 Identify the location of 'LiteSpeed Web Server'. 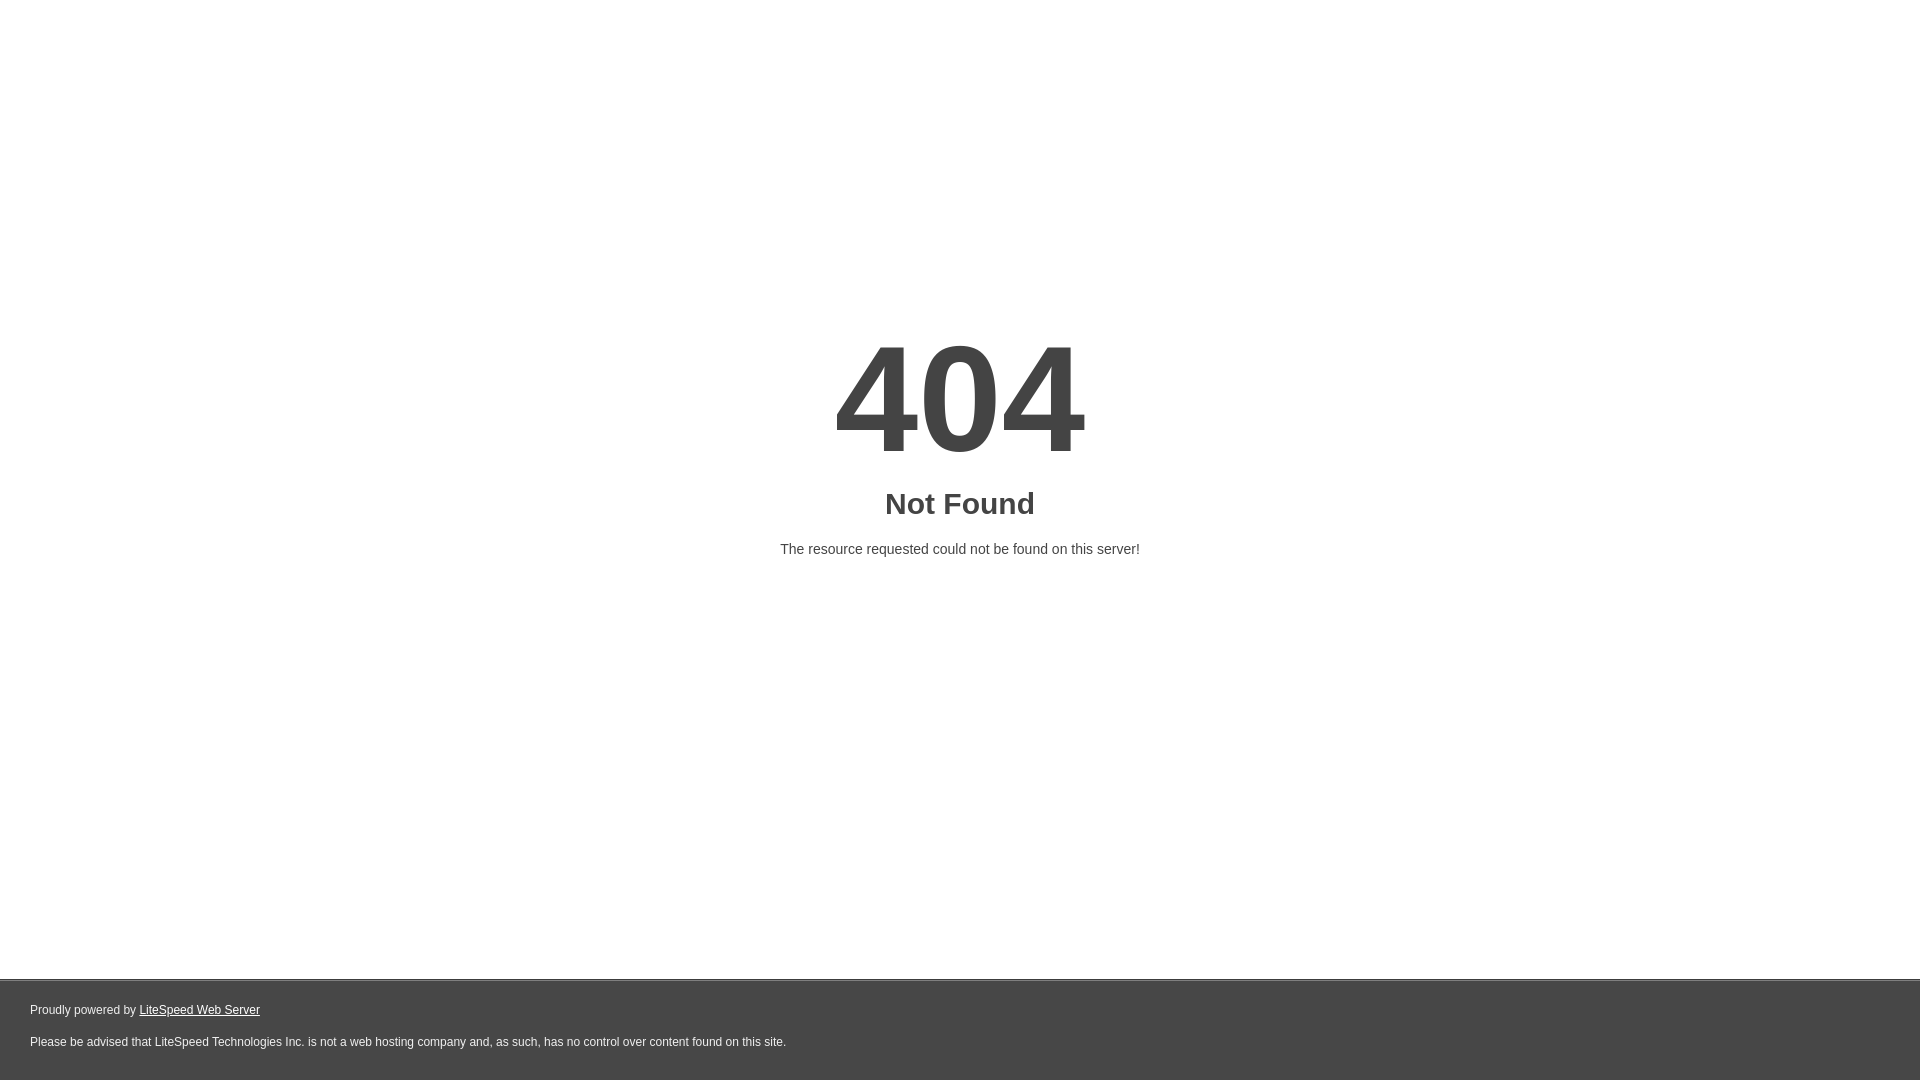
(199, 1010).